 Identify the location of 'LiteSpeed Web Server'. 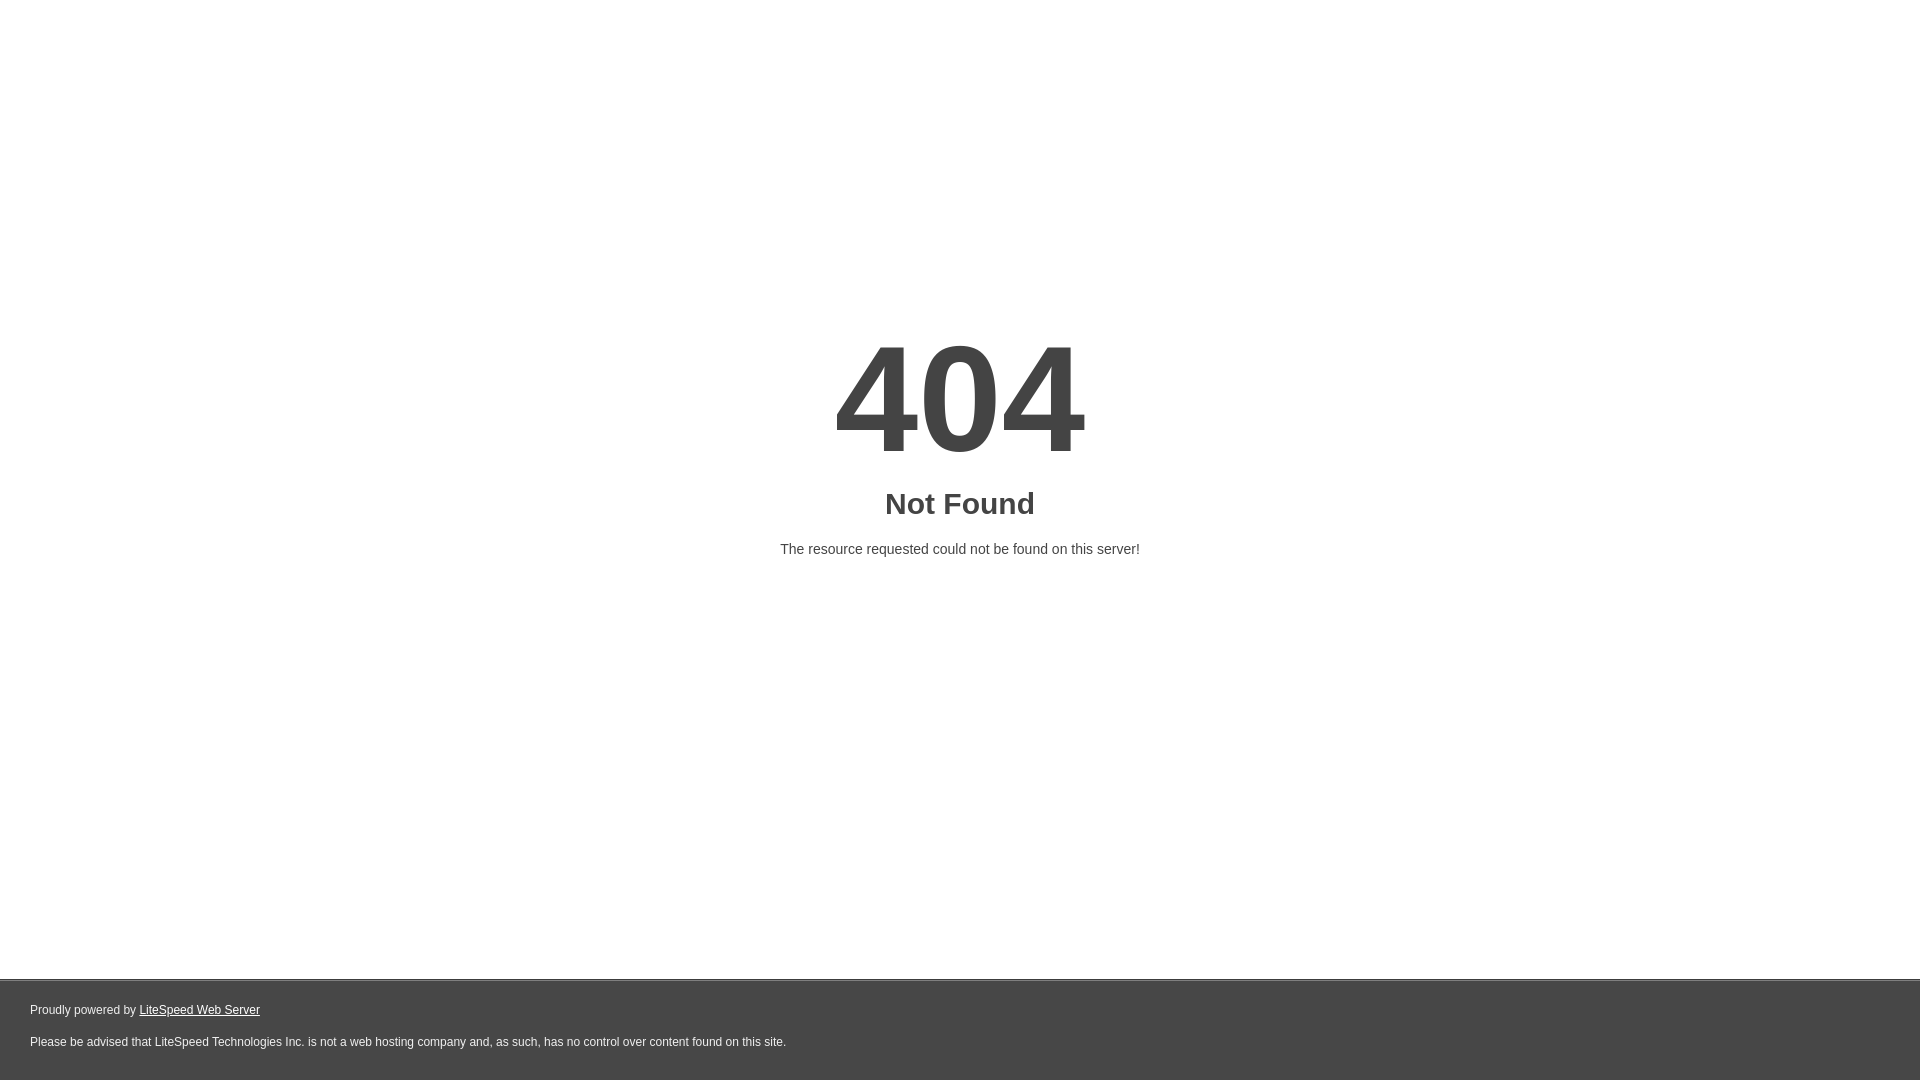
(199, 1010).